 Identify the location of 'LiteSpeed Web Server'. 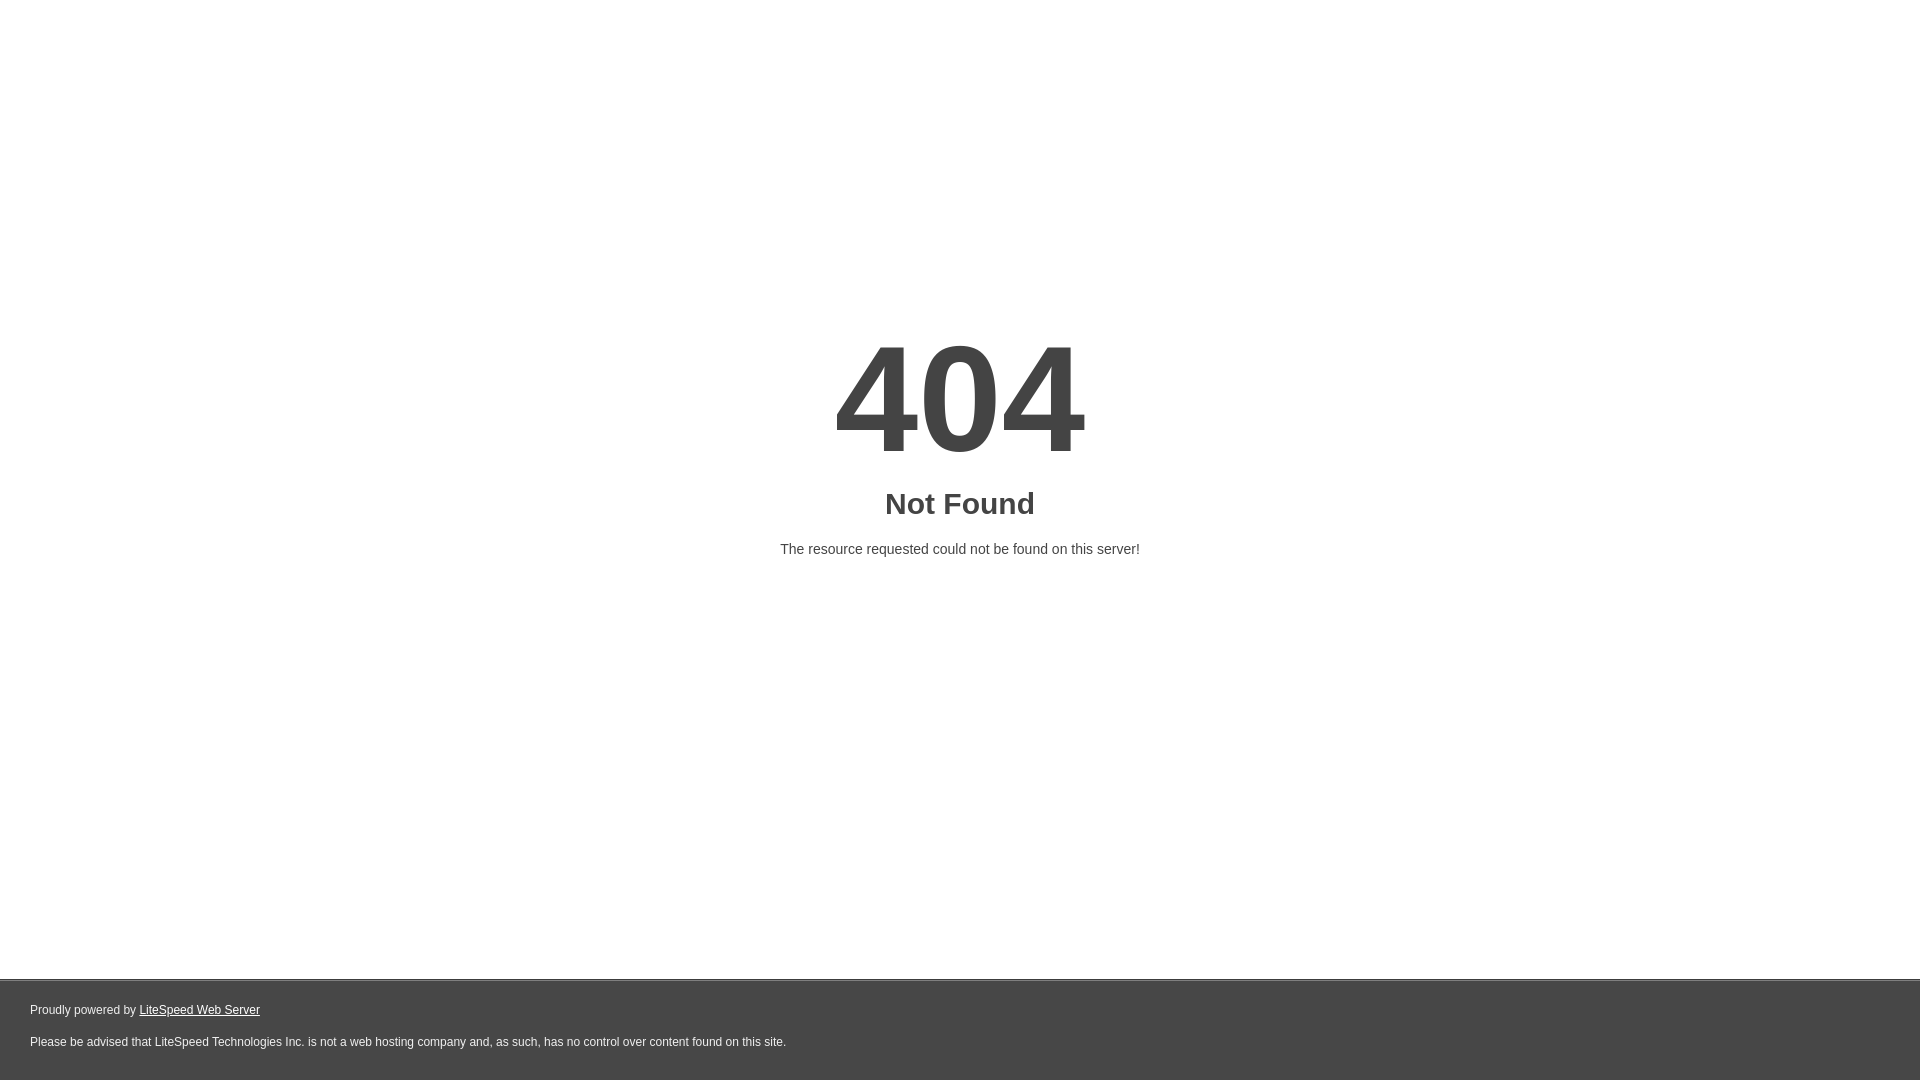
(199, 1010).